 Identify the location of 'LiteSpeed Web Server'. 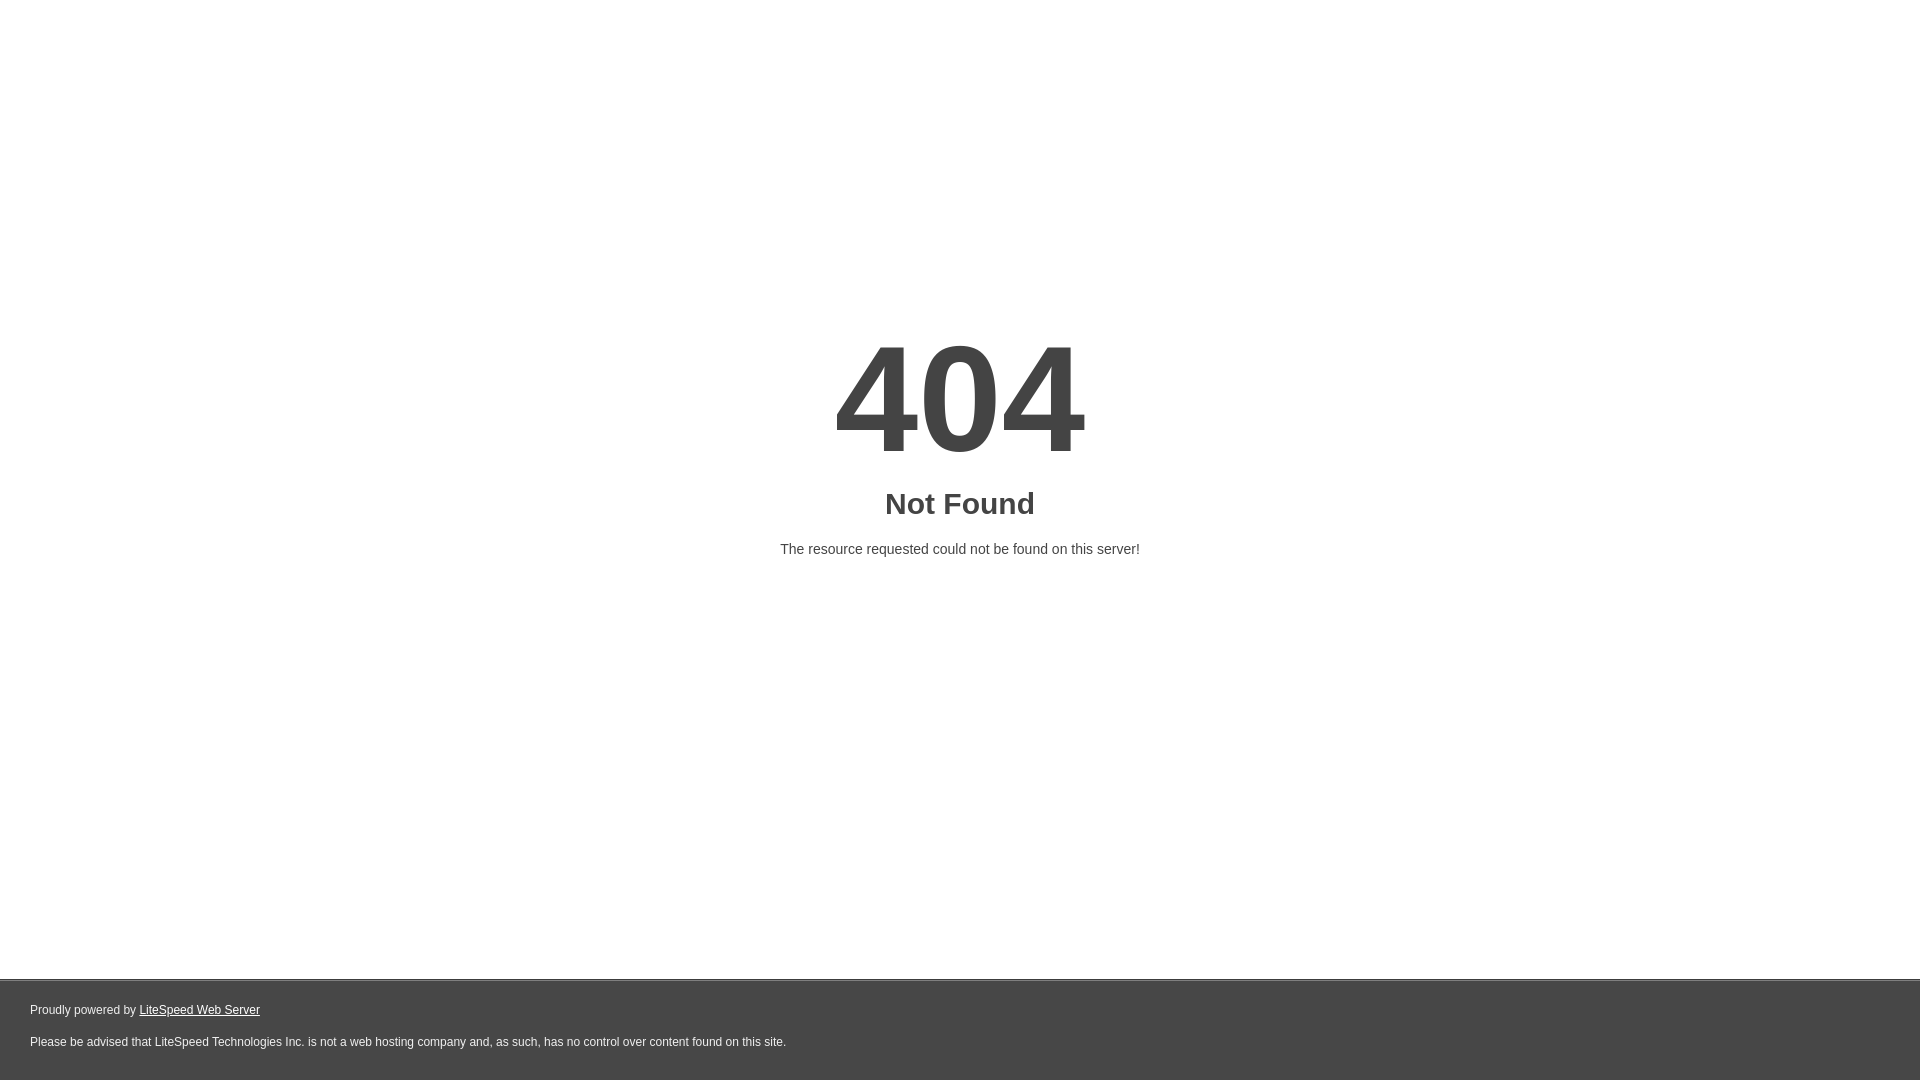
(199, 1010).